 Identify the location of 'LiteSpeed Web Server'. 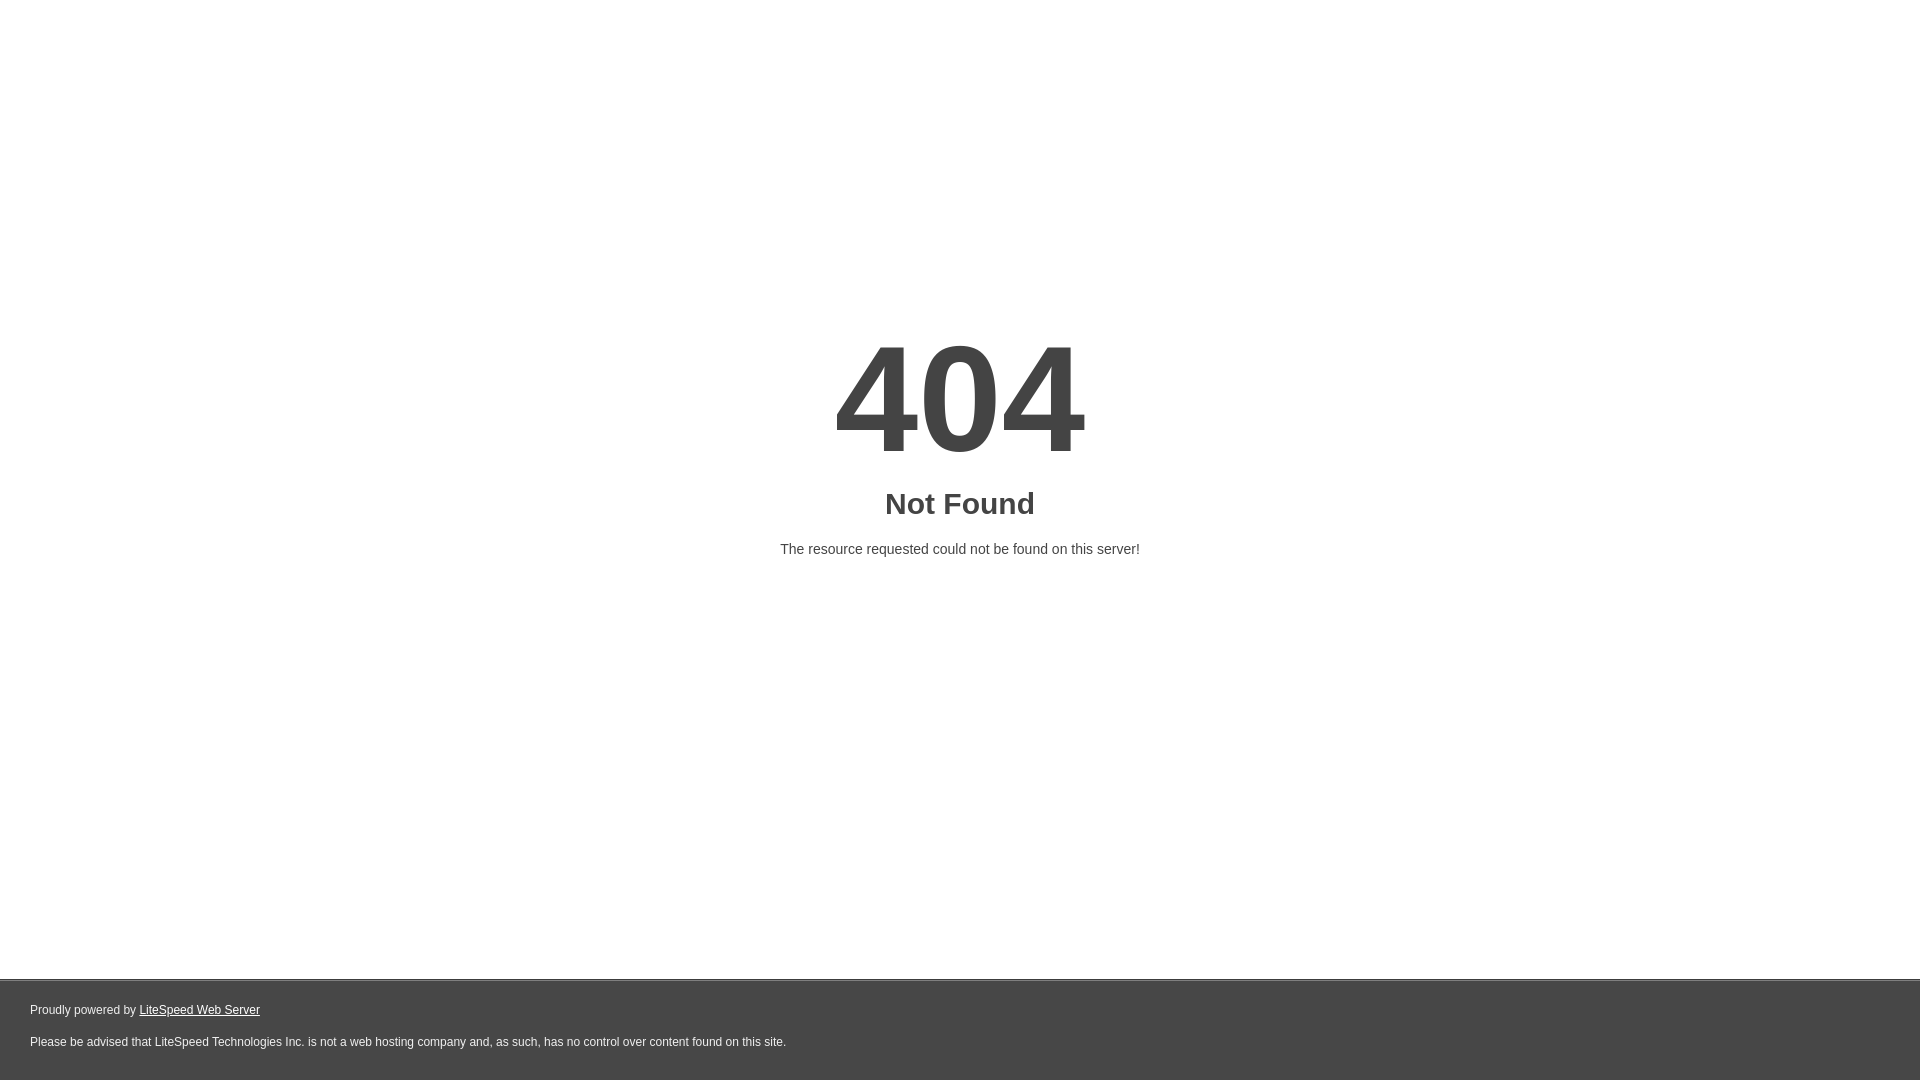
(199, 1010).